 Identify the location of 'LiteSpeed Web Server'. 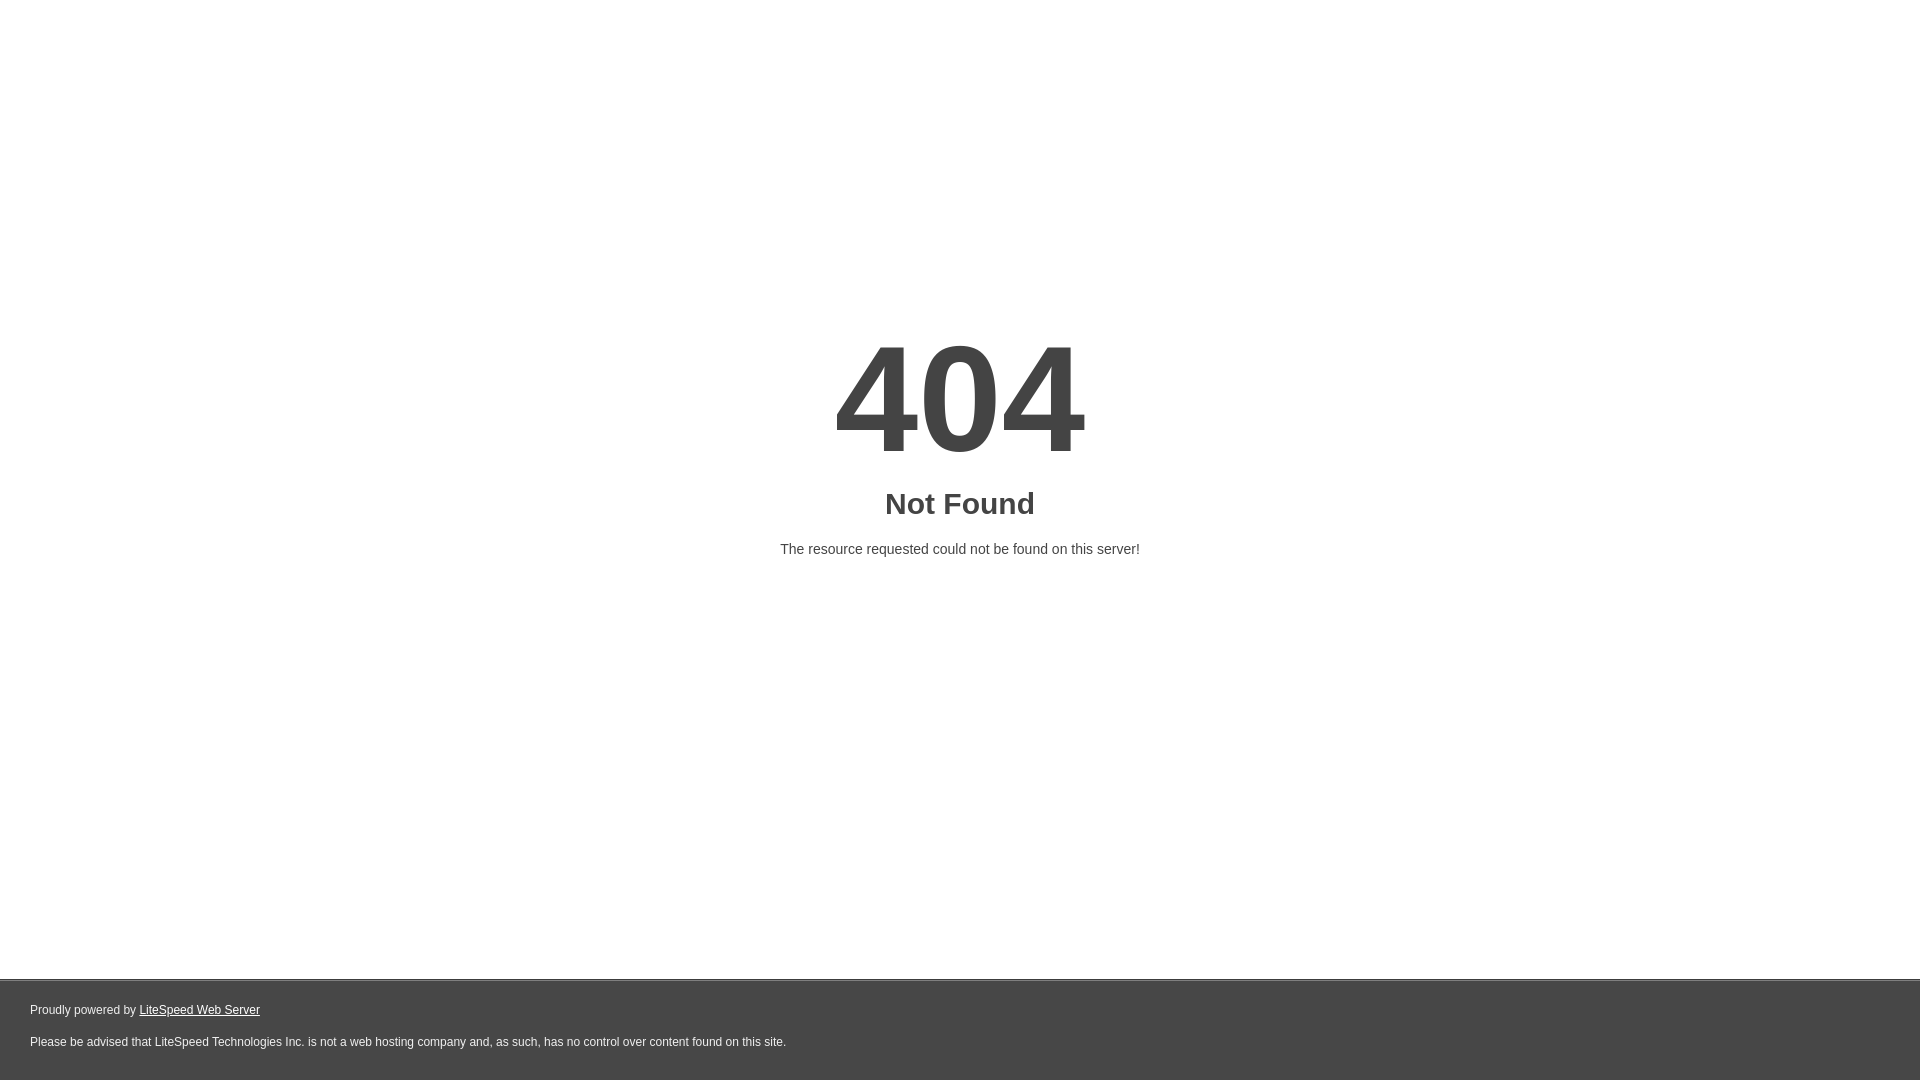
(199, 1010).